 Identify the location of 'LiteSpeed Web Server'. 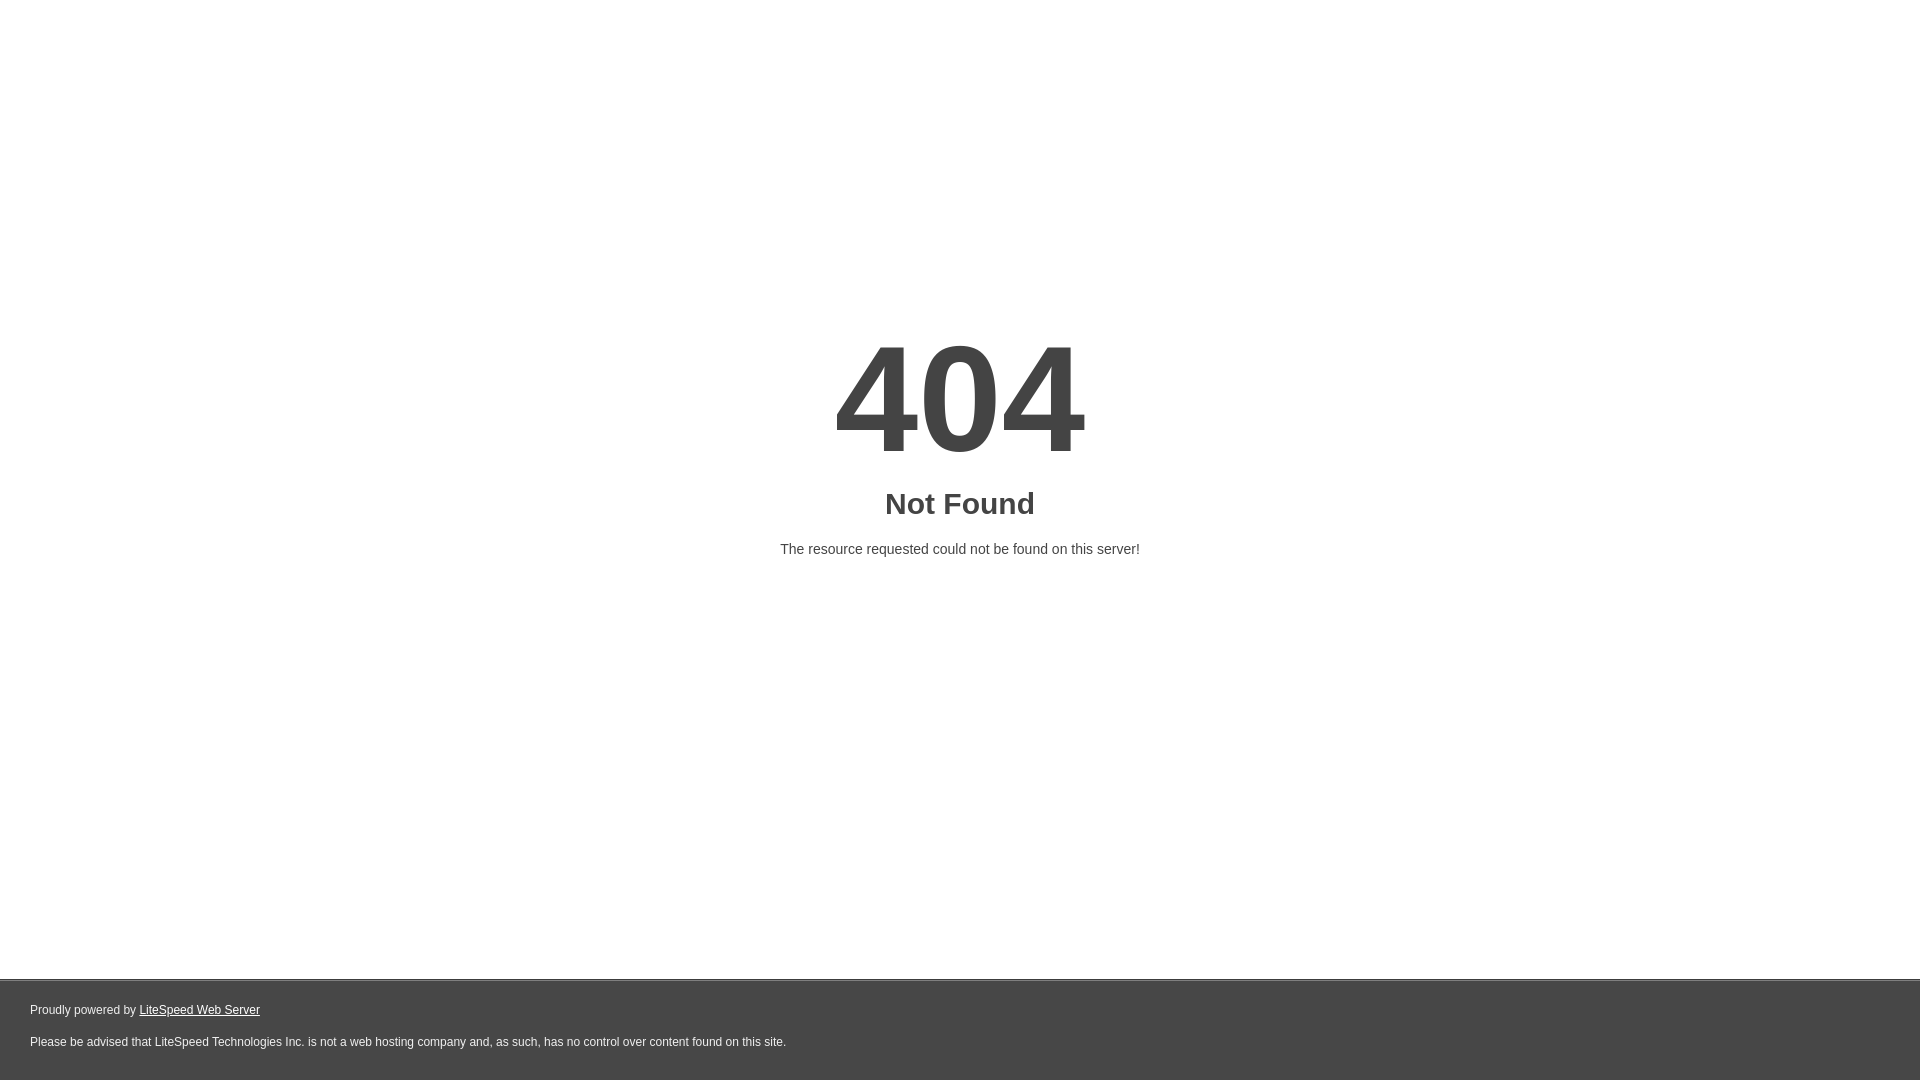
(199, 1010).